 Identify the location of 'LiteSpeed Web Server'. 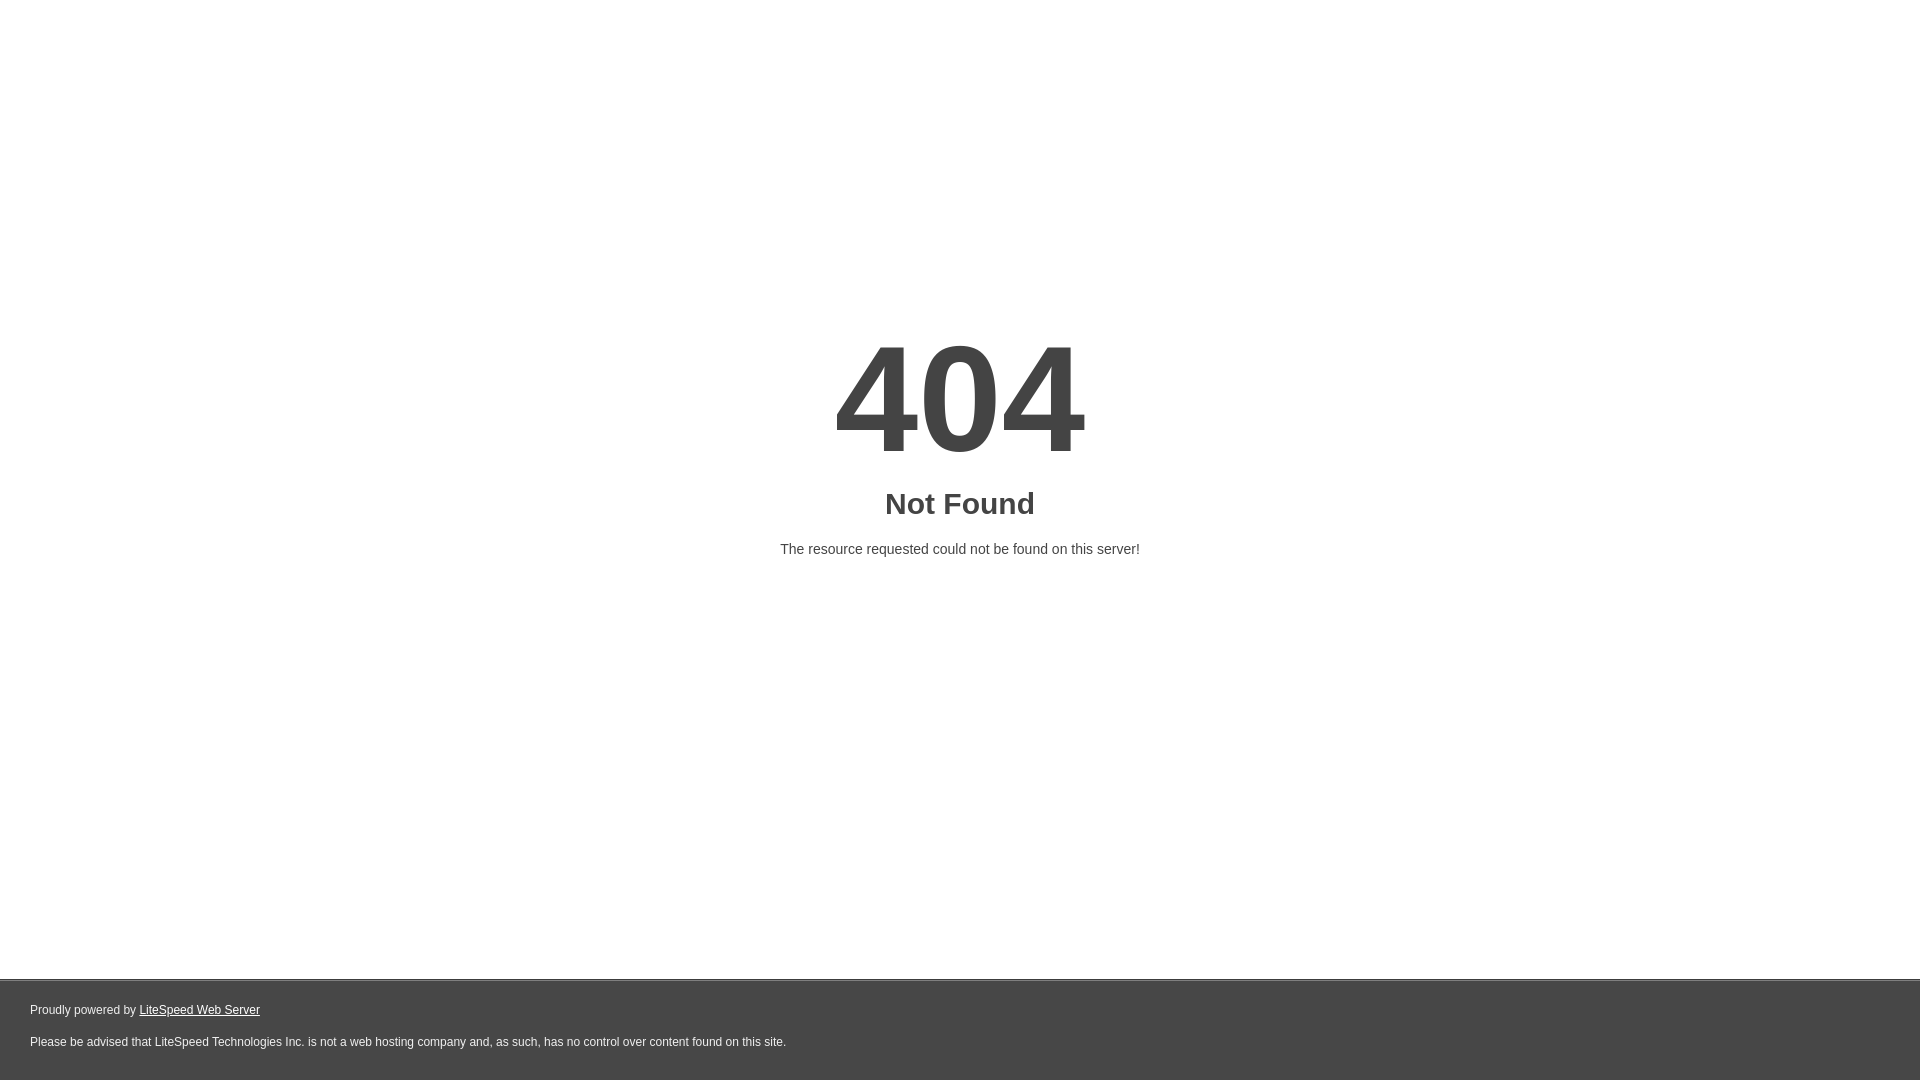
(199, 1010).